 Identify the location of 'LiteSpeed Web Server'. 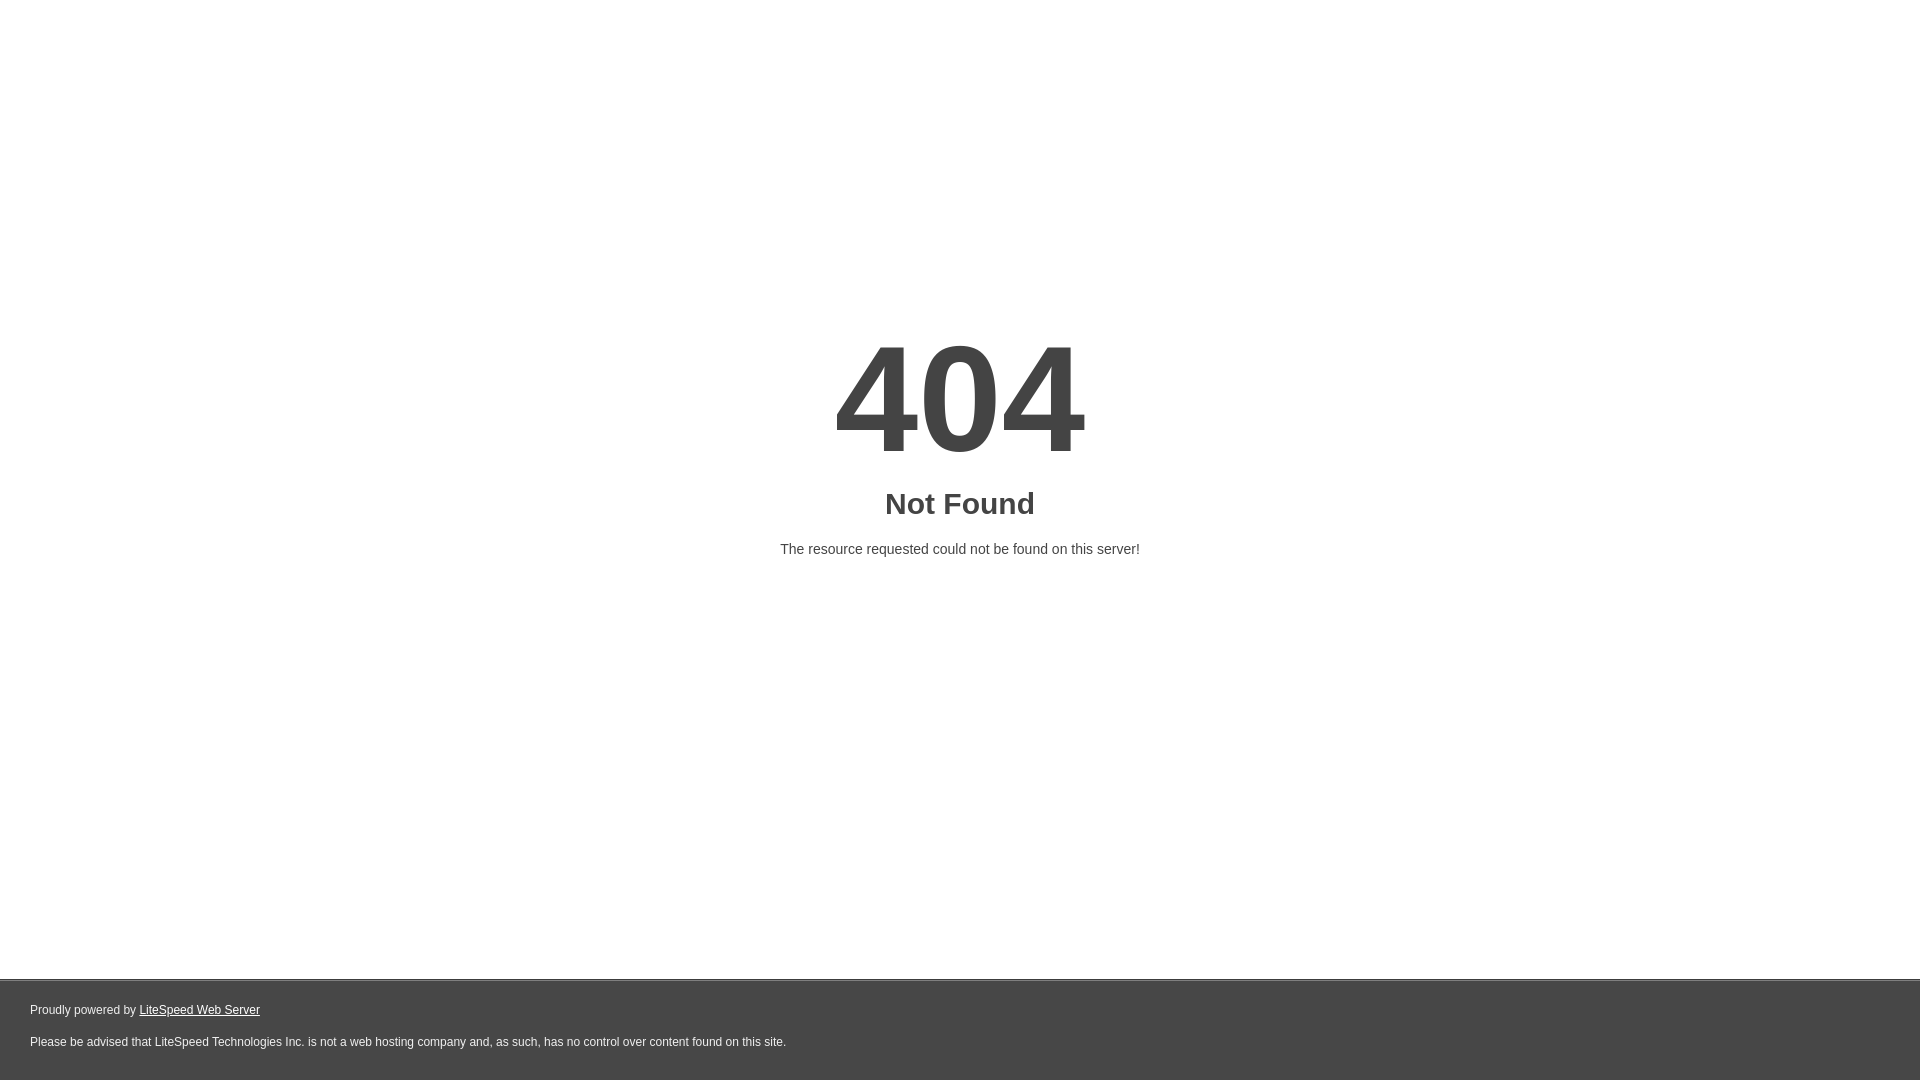
(199, 1010).